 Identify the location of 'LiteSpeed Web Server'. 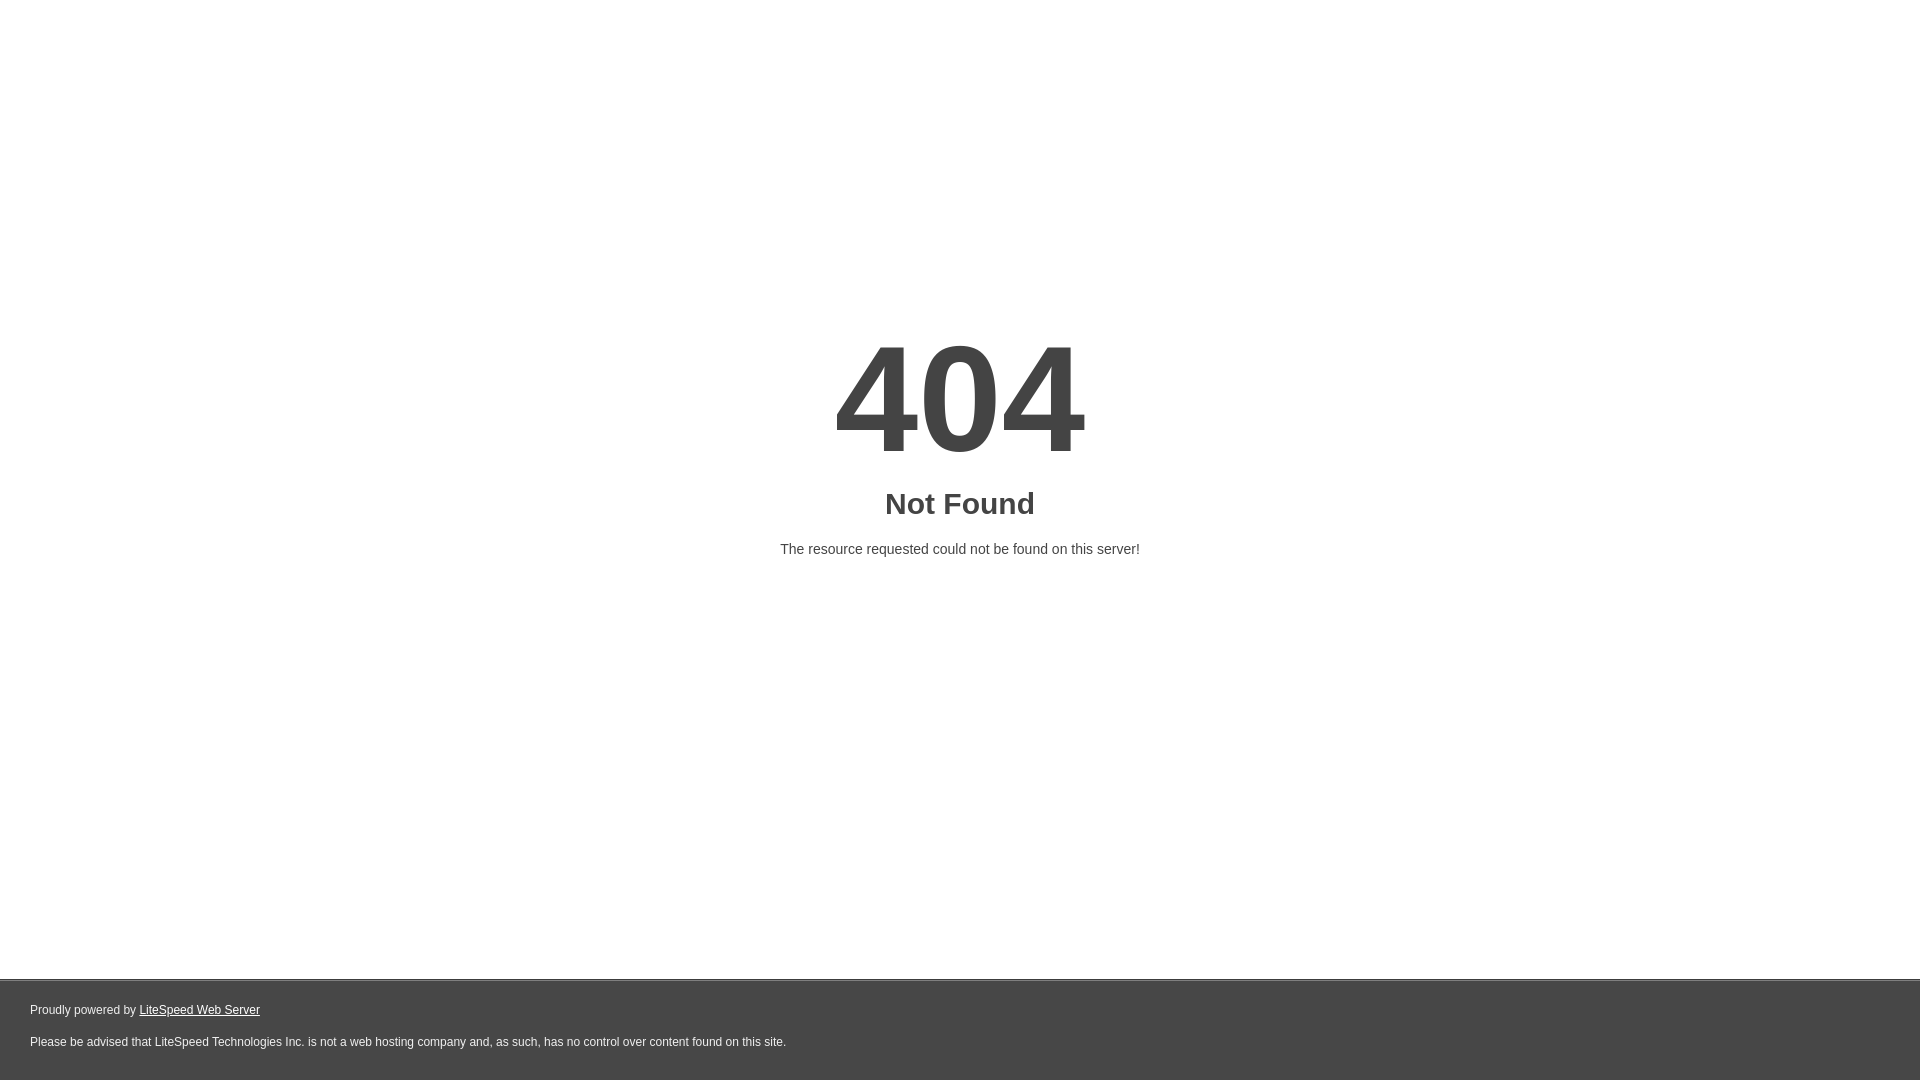
(199, 1010).